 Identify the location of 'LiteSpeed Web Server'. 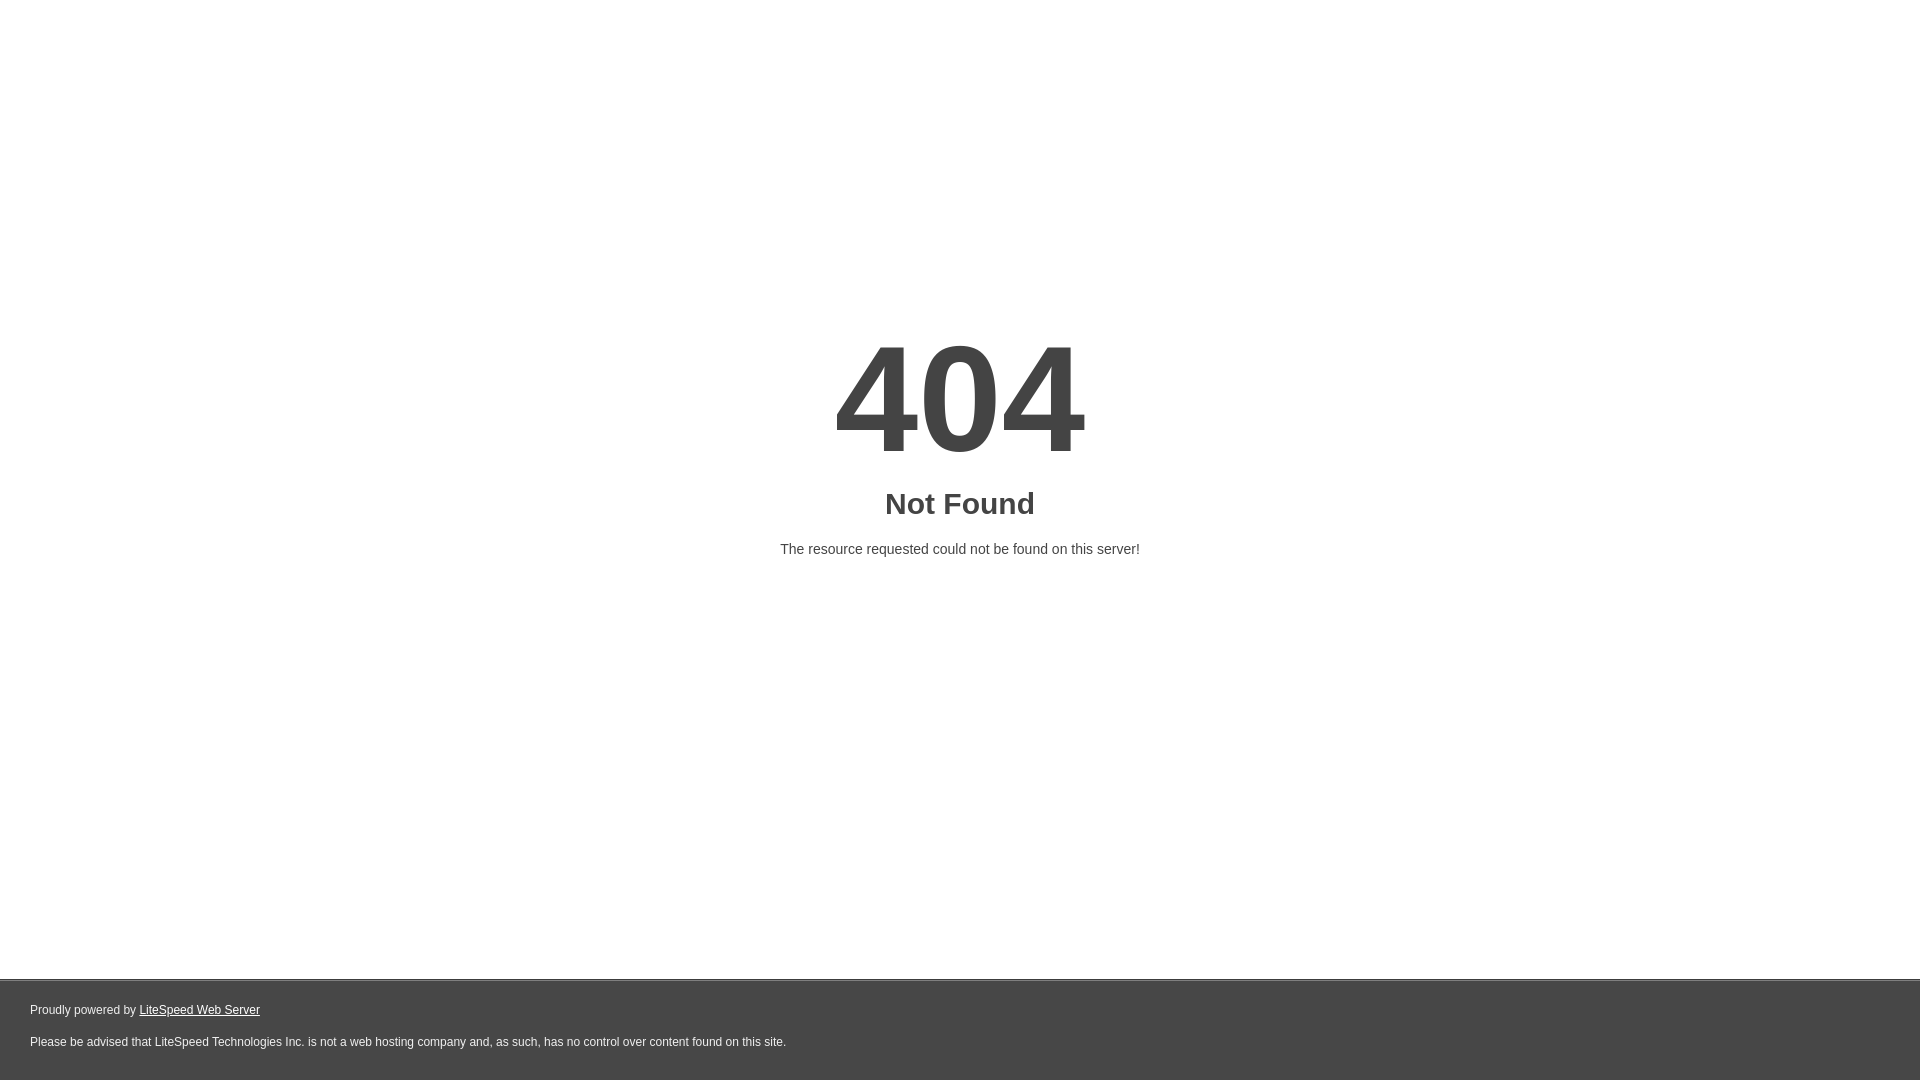
(199, 1010).